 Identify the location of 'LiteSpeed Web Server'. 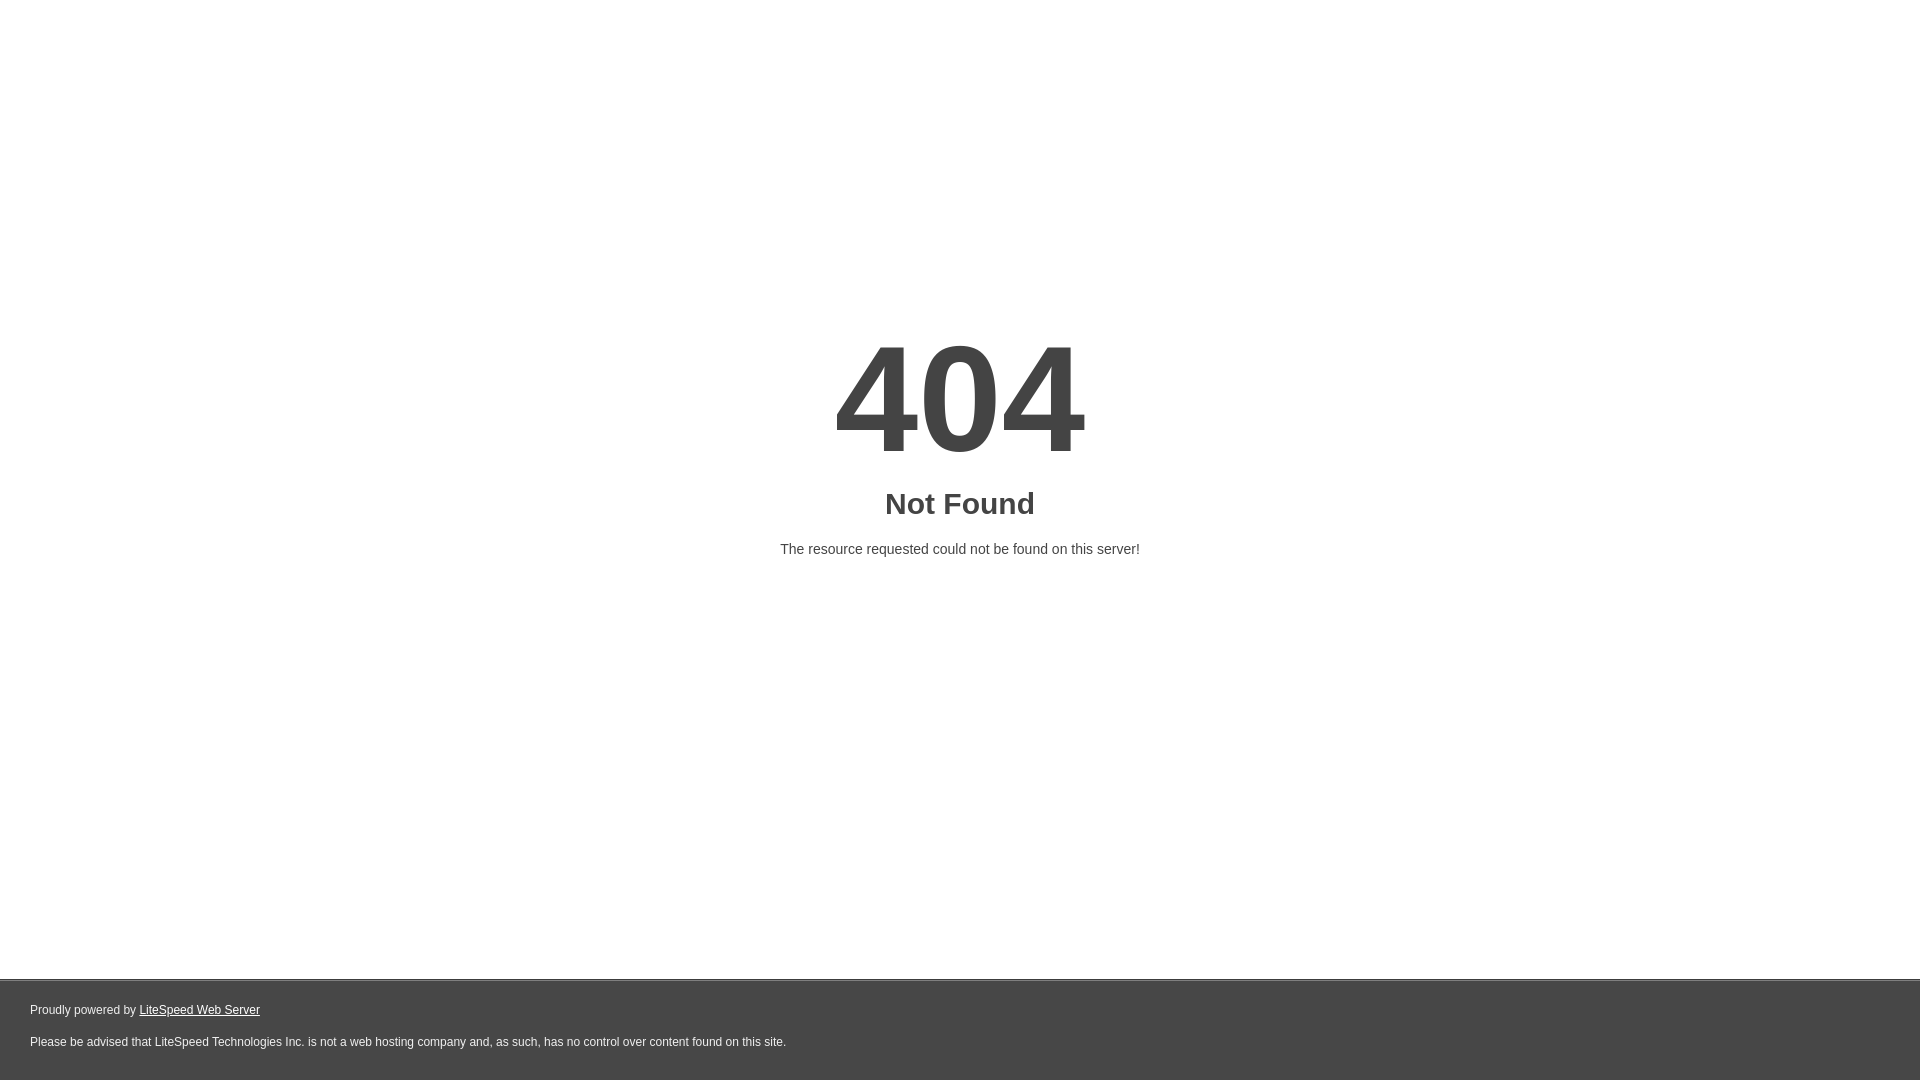
(199, 1010).